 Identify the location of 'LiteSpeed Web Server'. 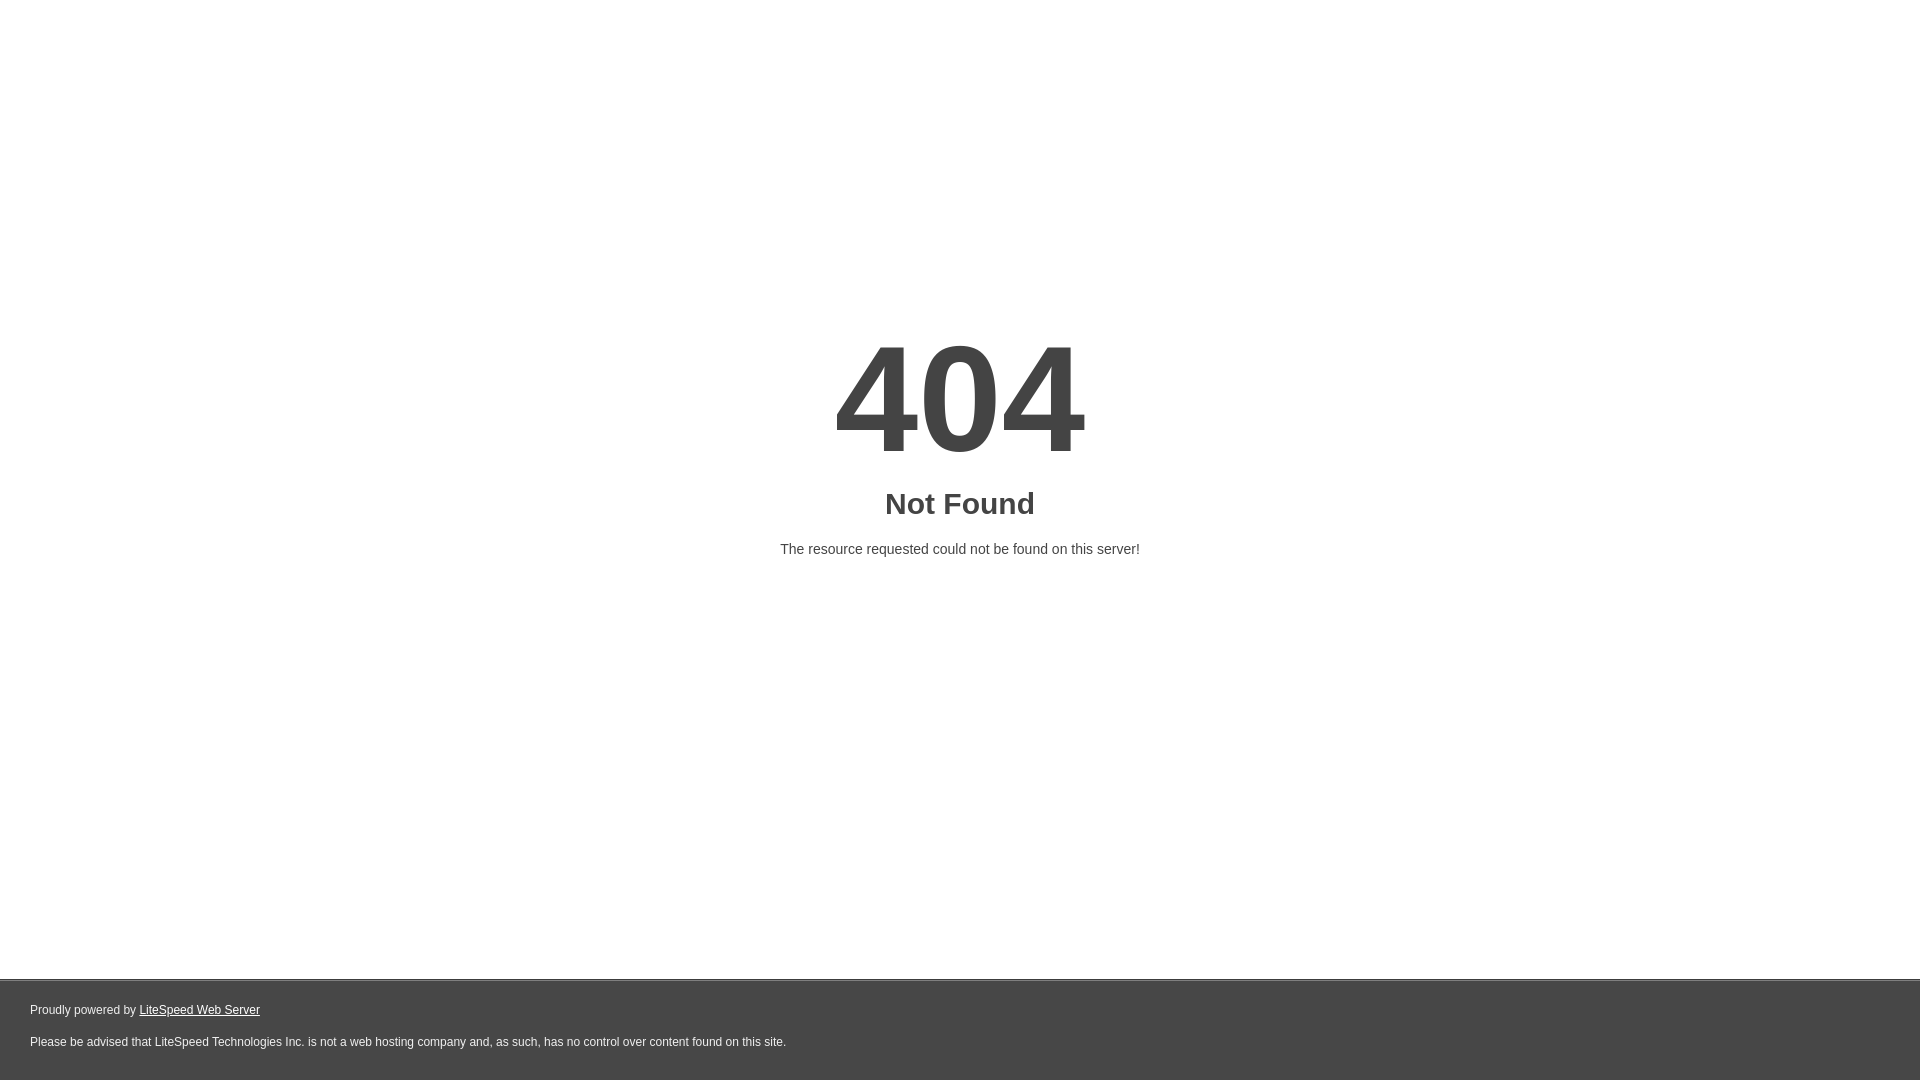
(199, 1010).